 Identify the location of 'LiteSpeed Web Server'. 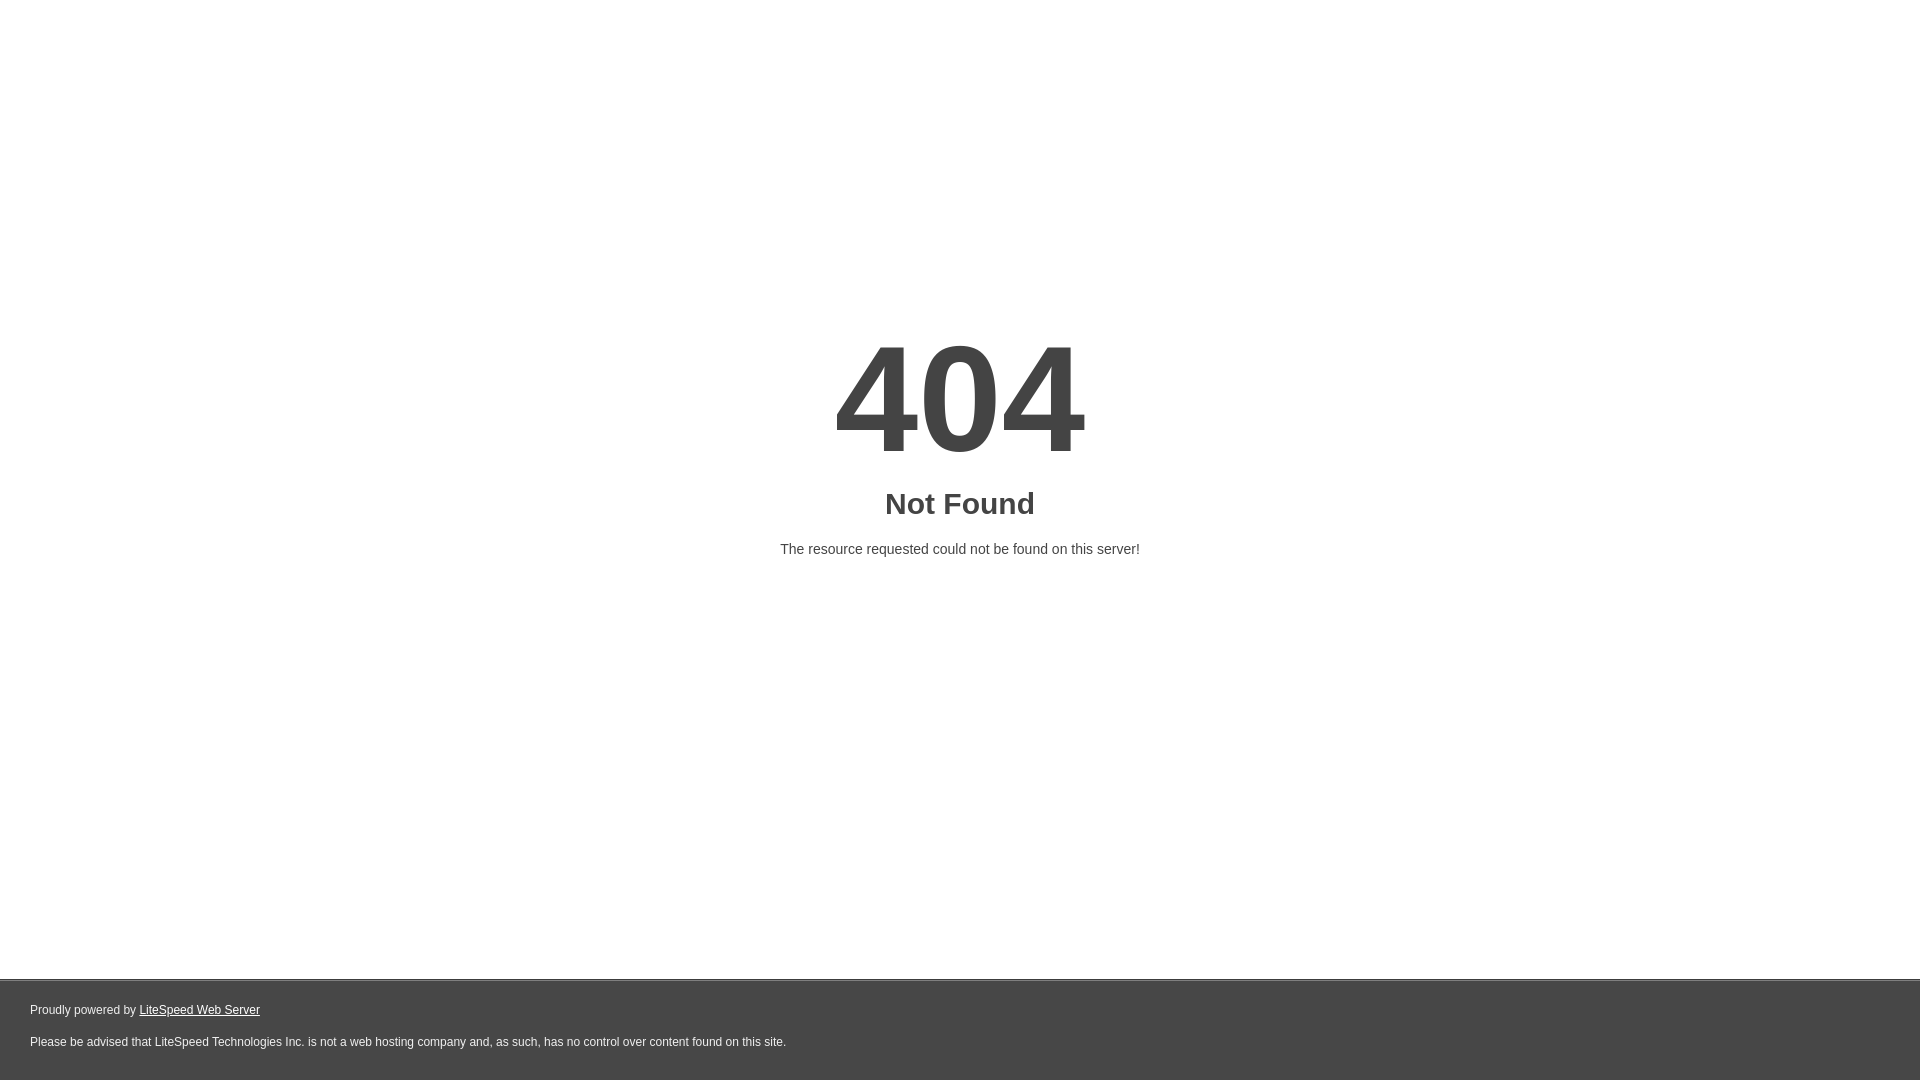
(199, 1010).